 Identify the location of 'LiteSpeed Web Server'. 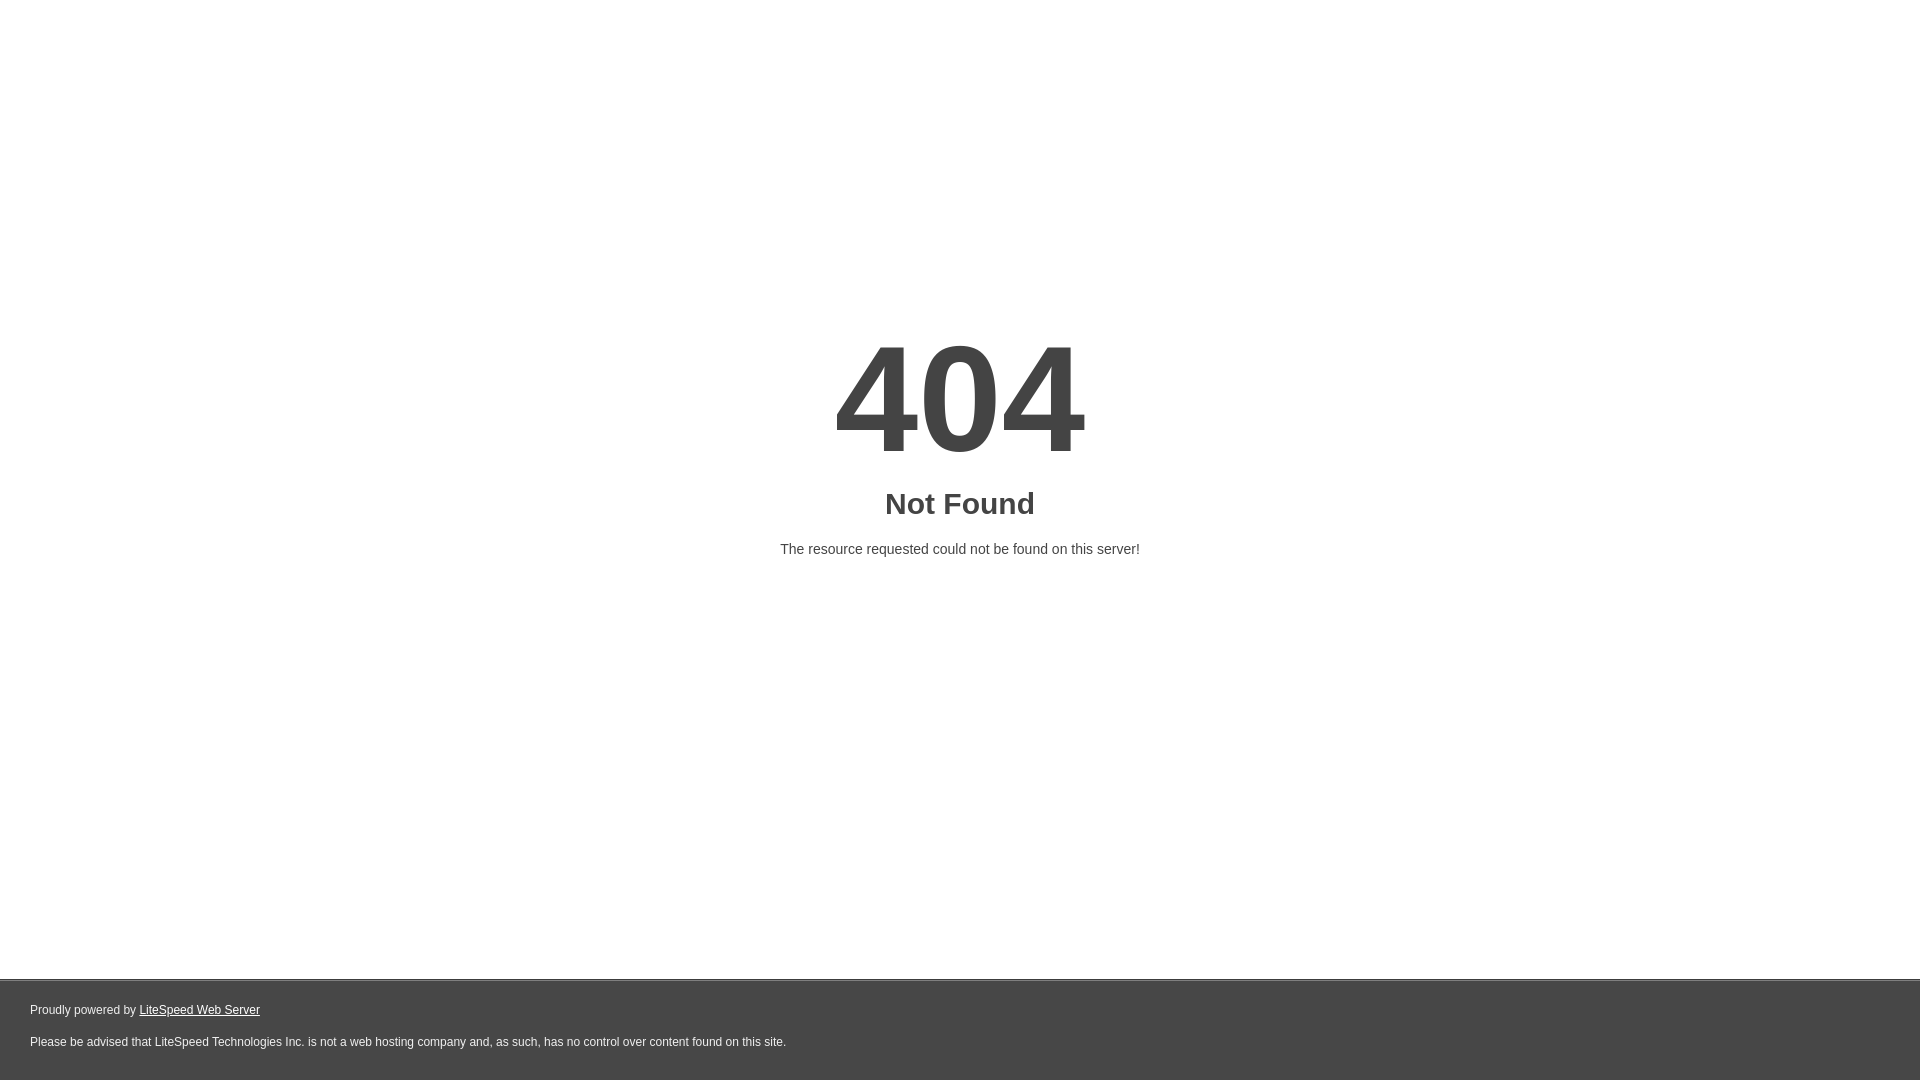
(199, 1010).